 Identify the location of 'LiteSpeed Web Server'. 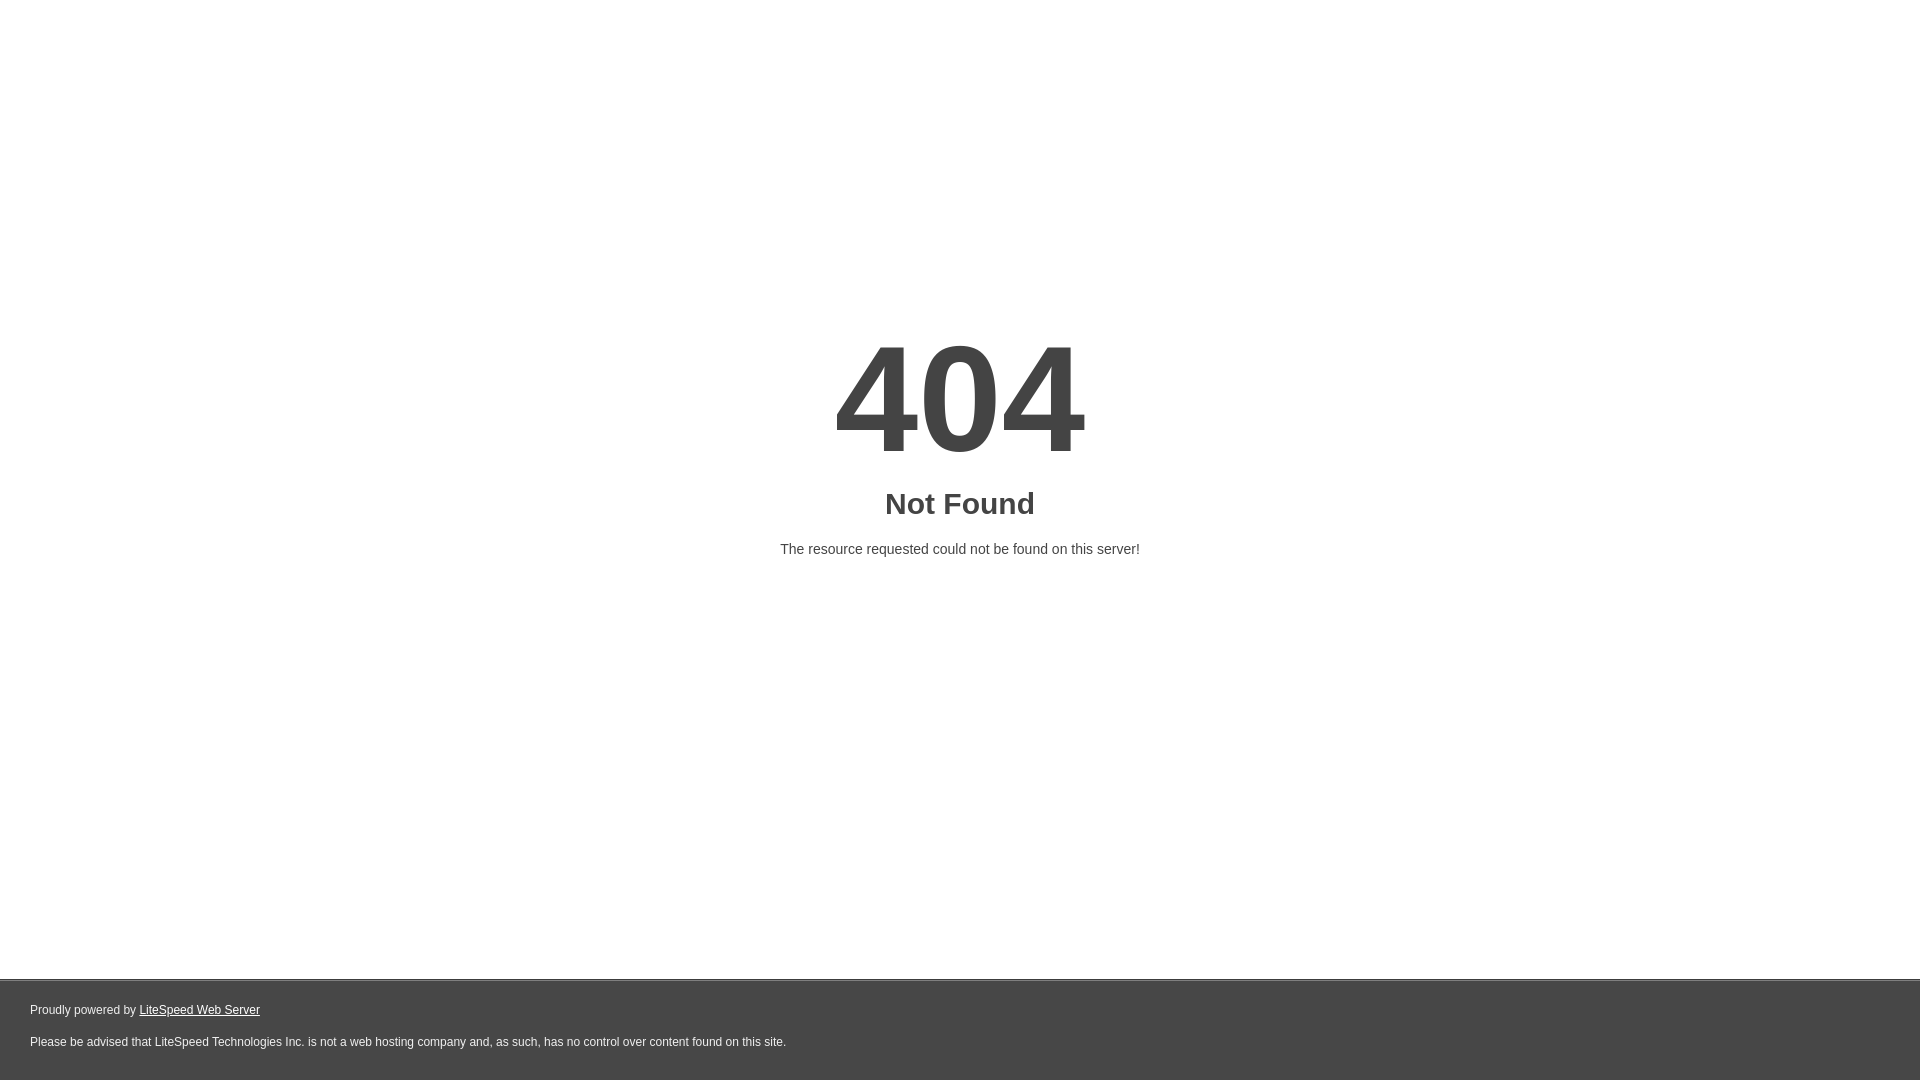
(199, 1010).